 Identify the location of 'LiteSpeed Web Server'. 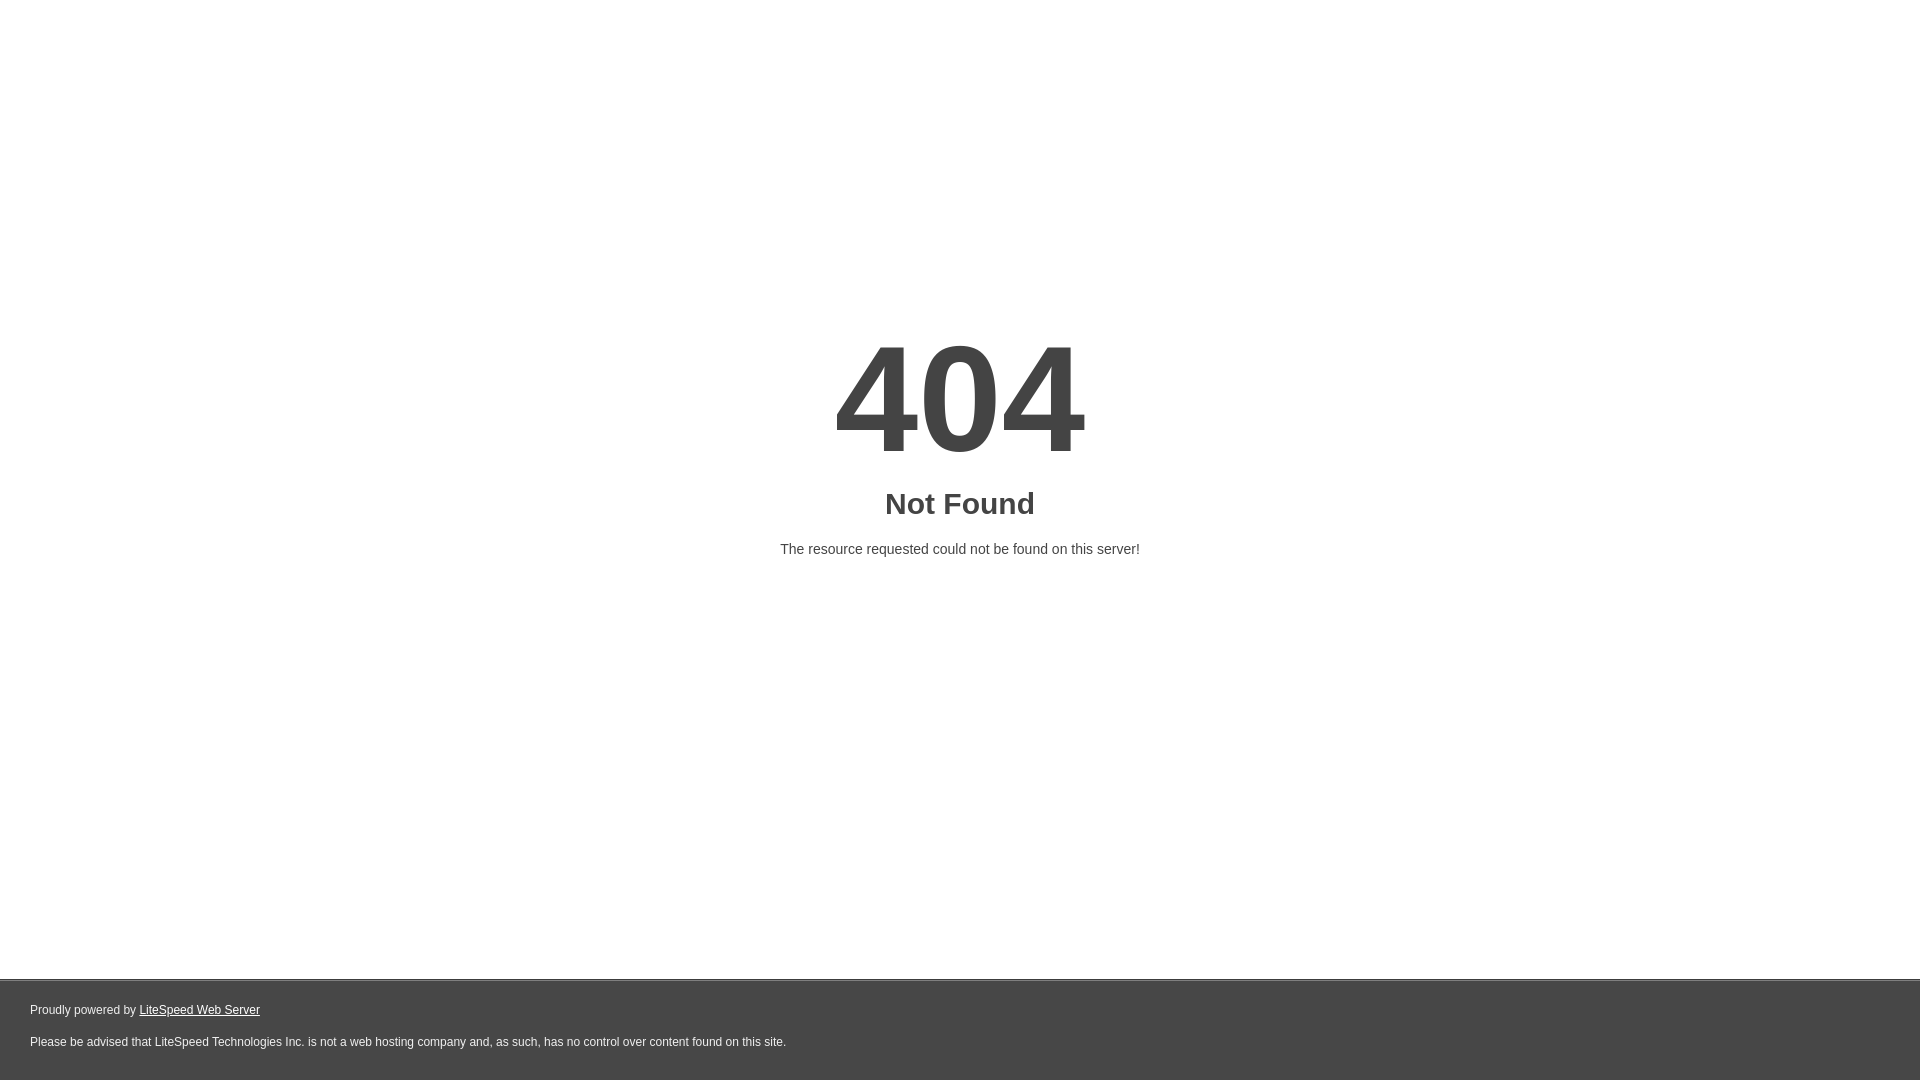
(199, 1010).